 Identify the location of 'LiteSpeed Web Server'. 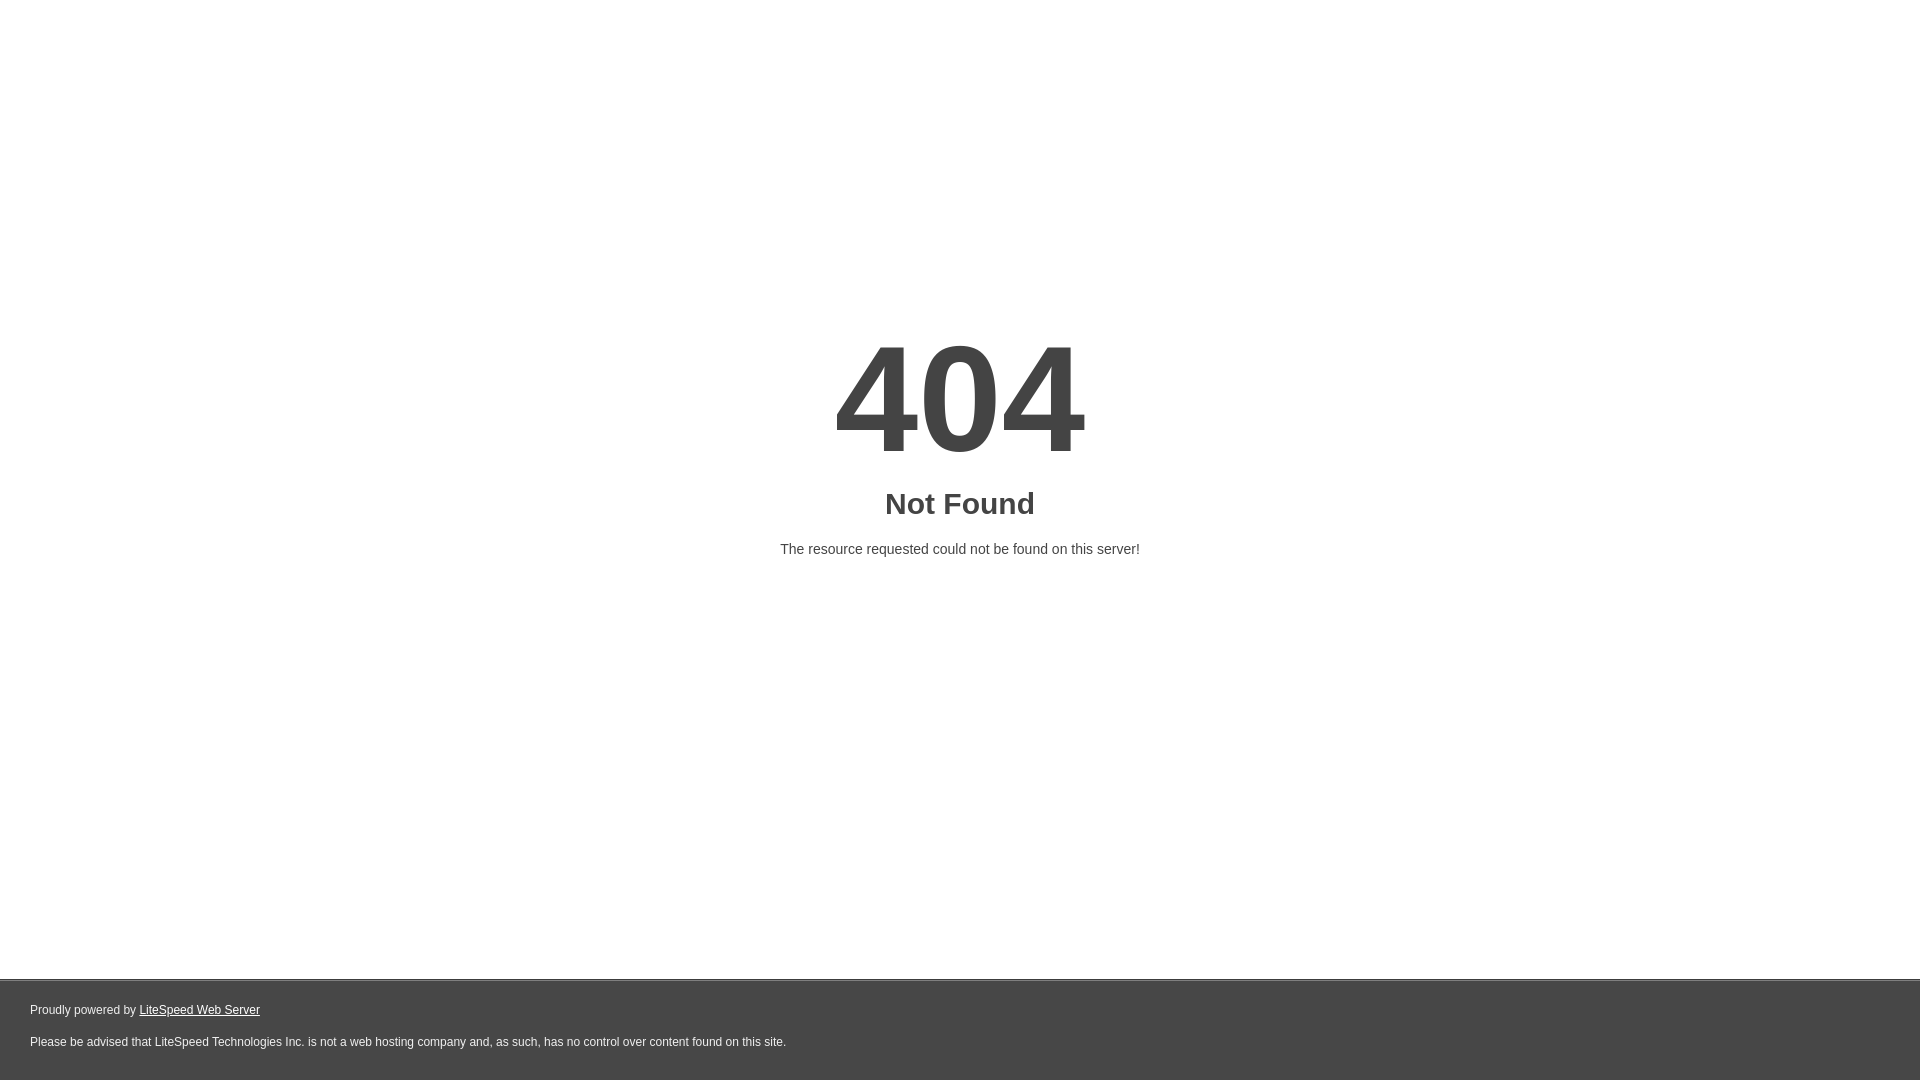
(199, 1010).